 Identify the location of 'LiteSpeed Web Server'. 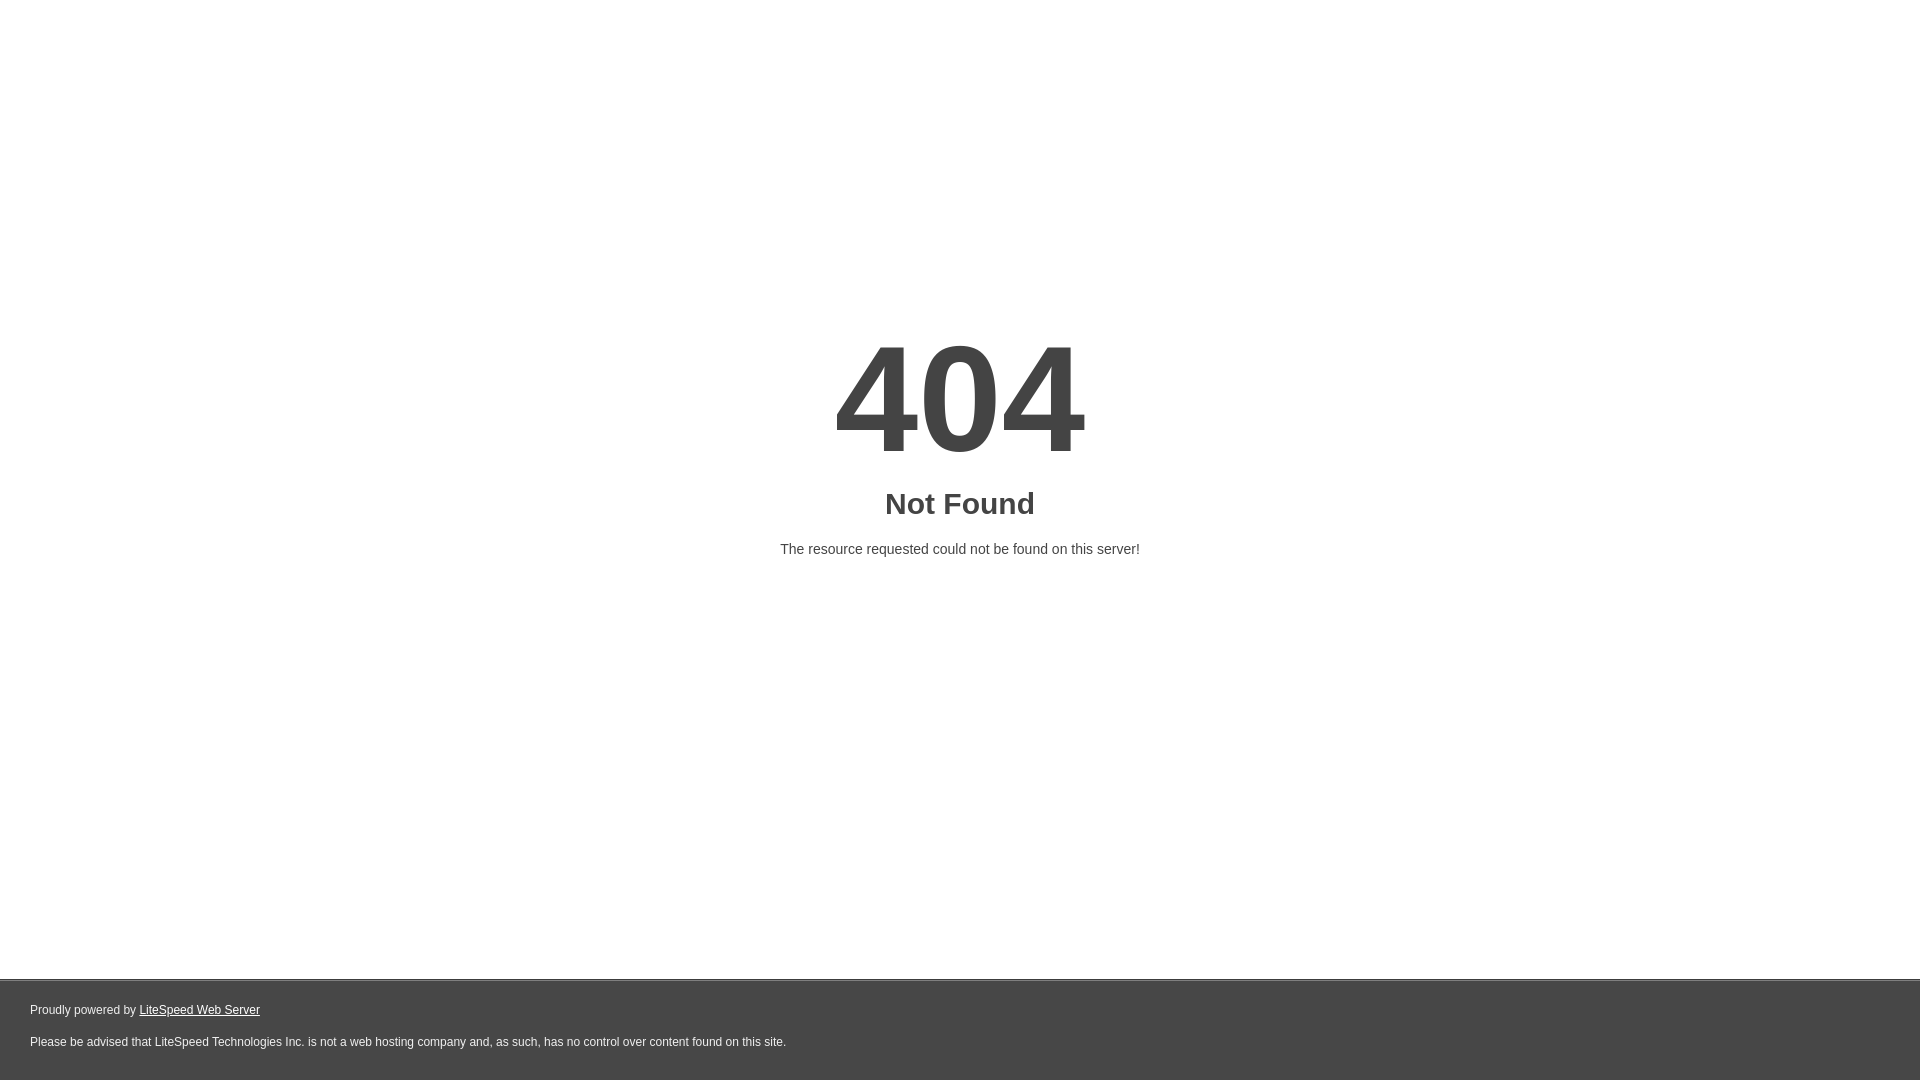
(199, 1010).